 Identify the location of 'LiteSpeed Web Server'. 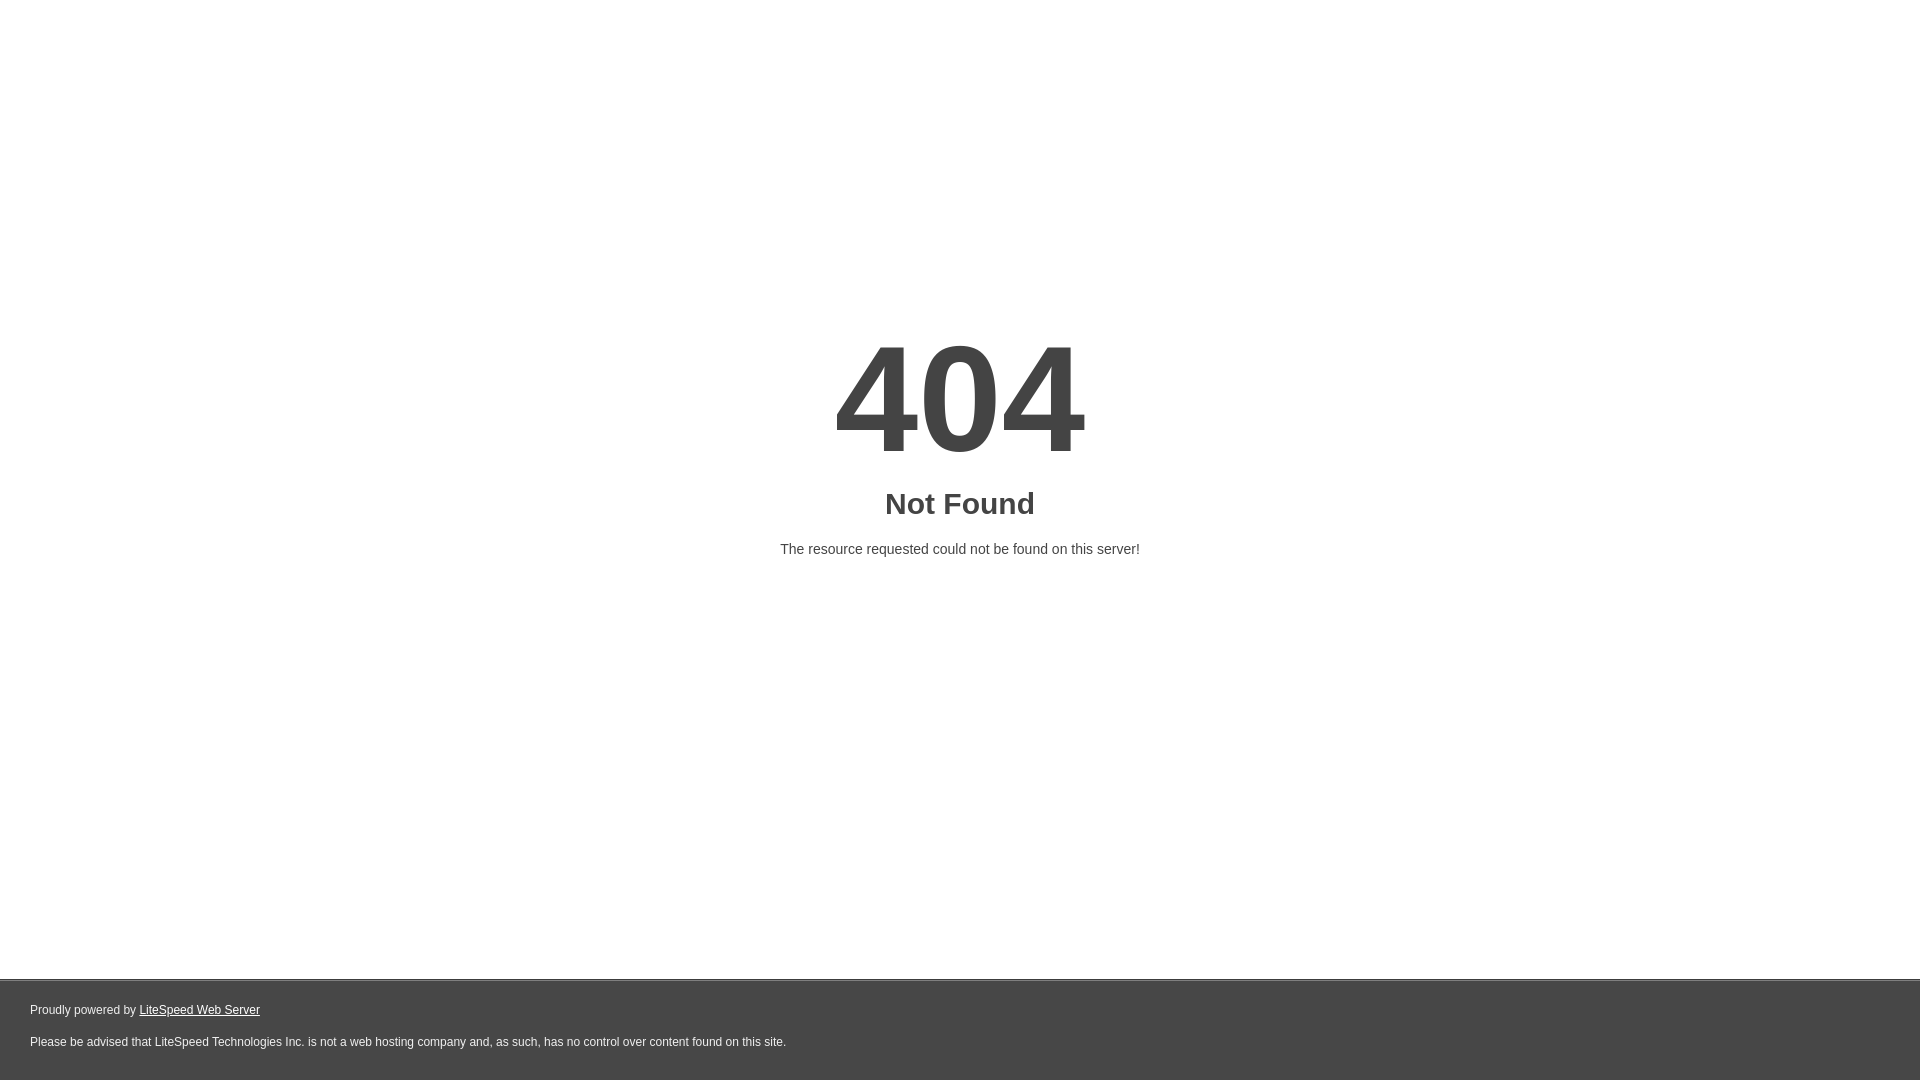
(199, 1010).